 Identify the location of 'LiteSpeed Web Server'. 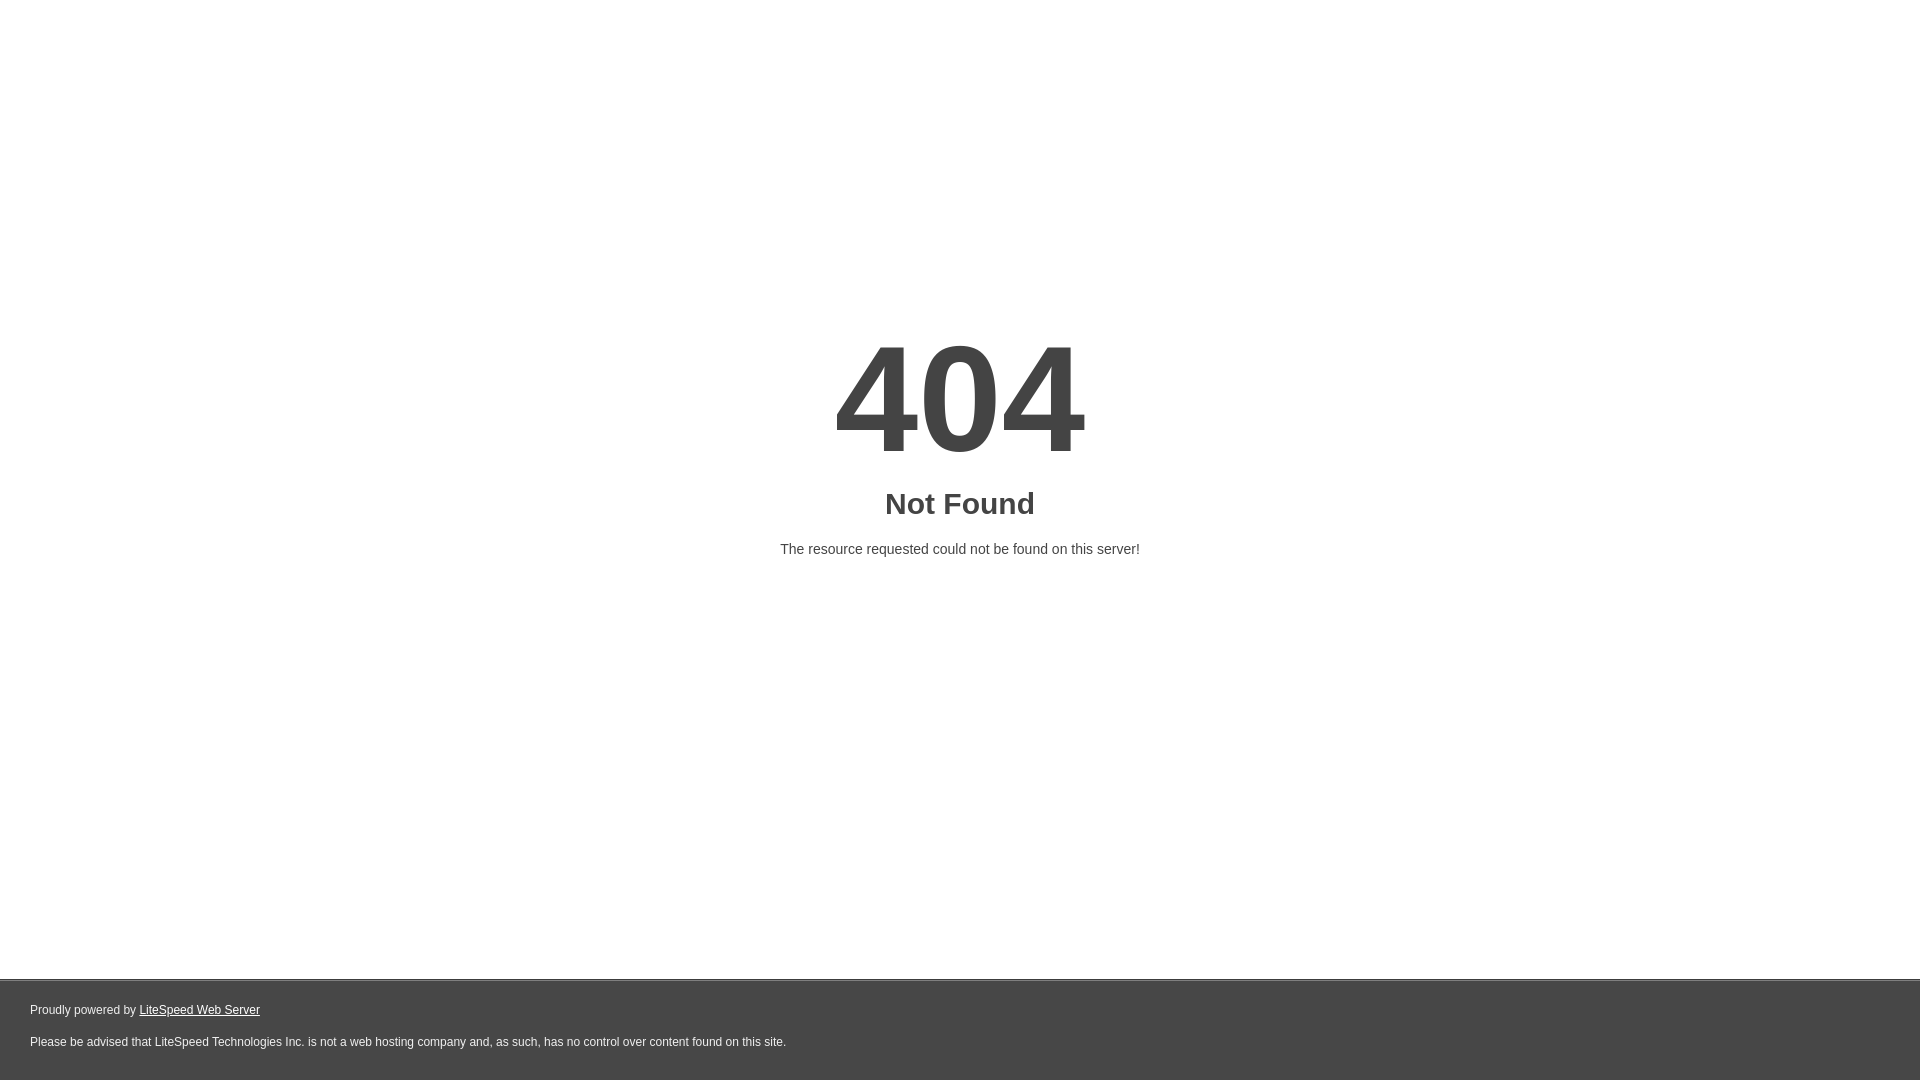
(199, 1010).